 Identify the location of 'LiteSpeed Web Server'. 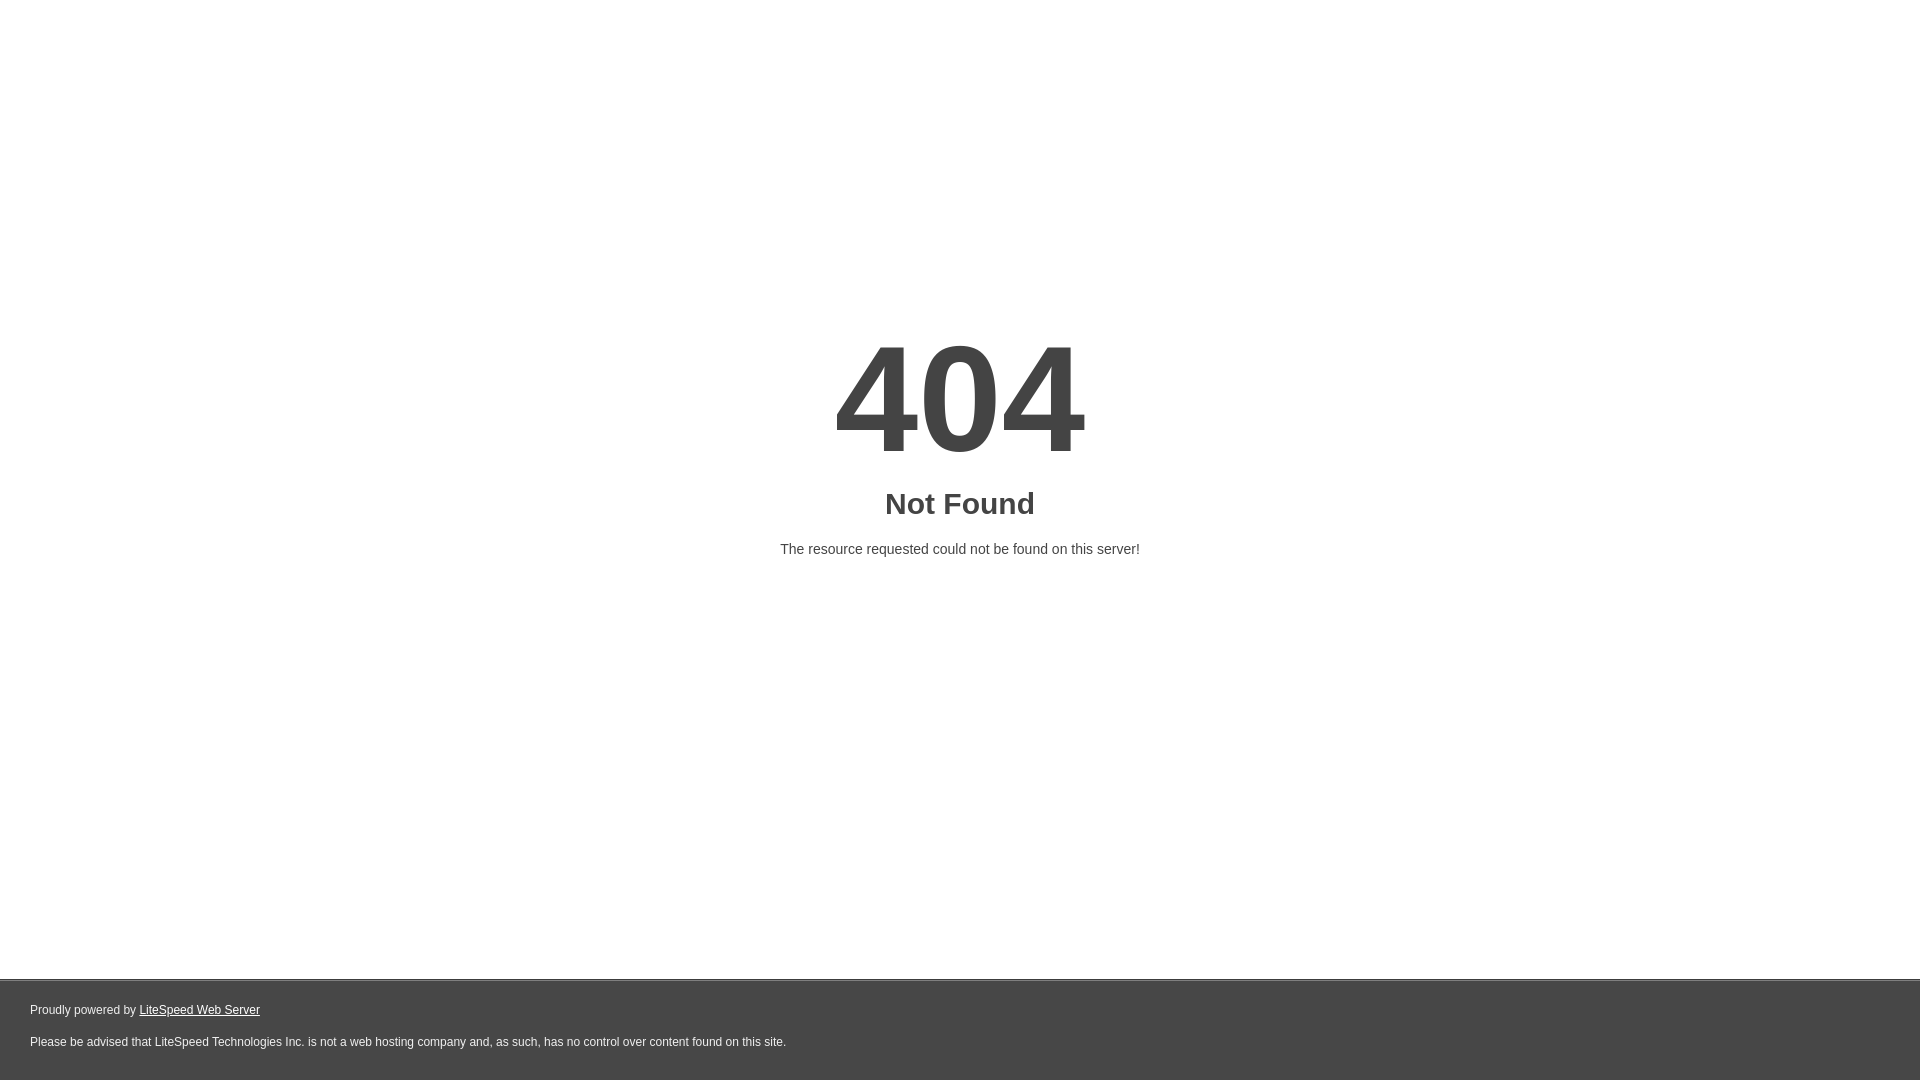
(199, 1010).